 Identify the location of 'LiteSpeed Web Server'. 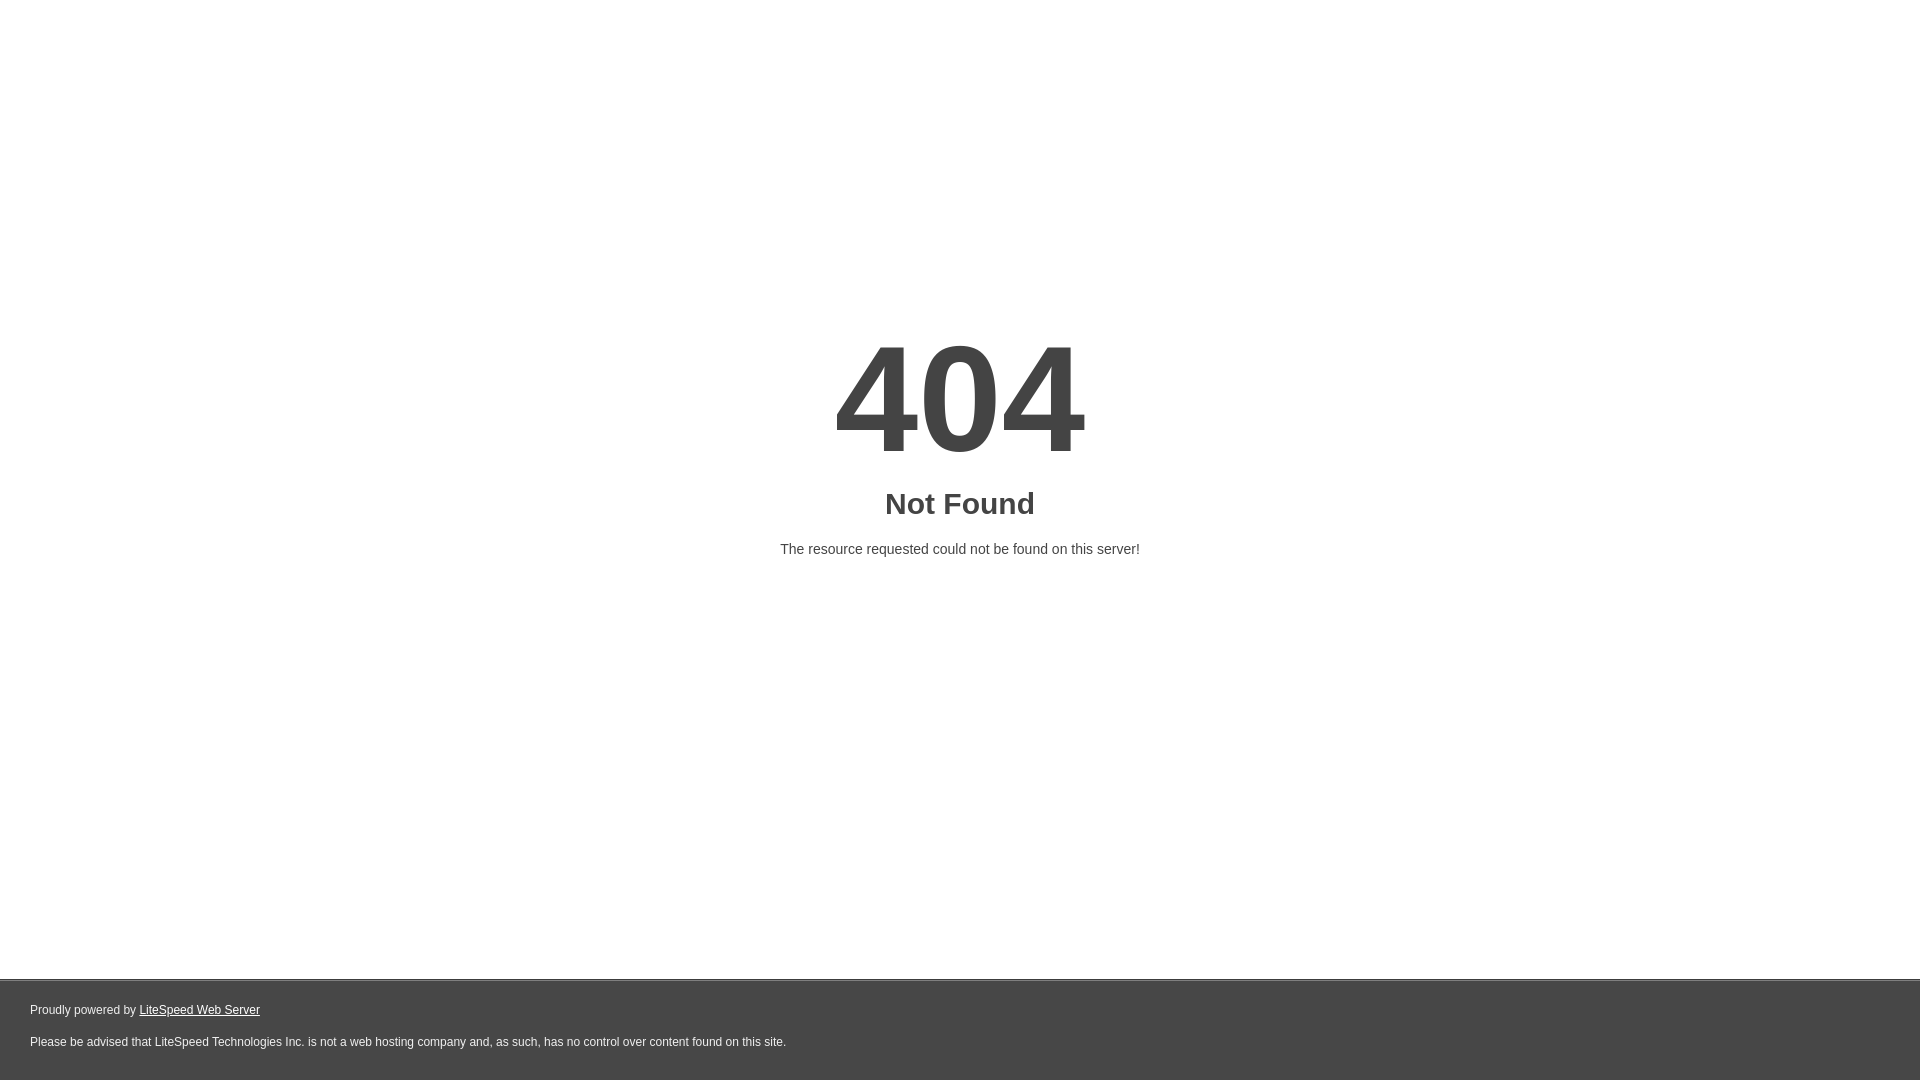
(199, 1010).